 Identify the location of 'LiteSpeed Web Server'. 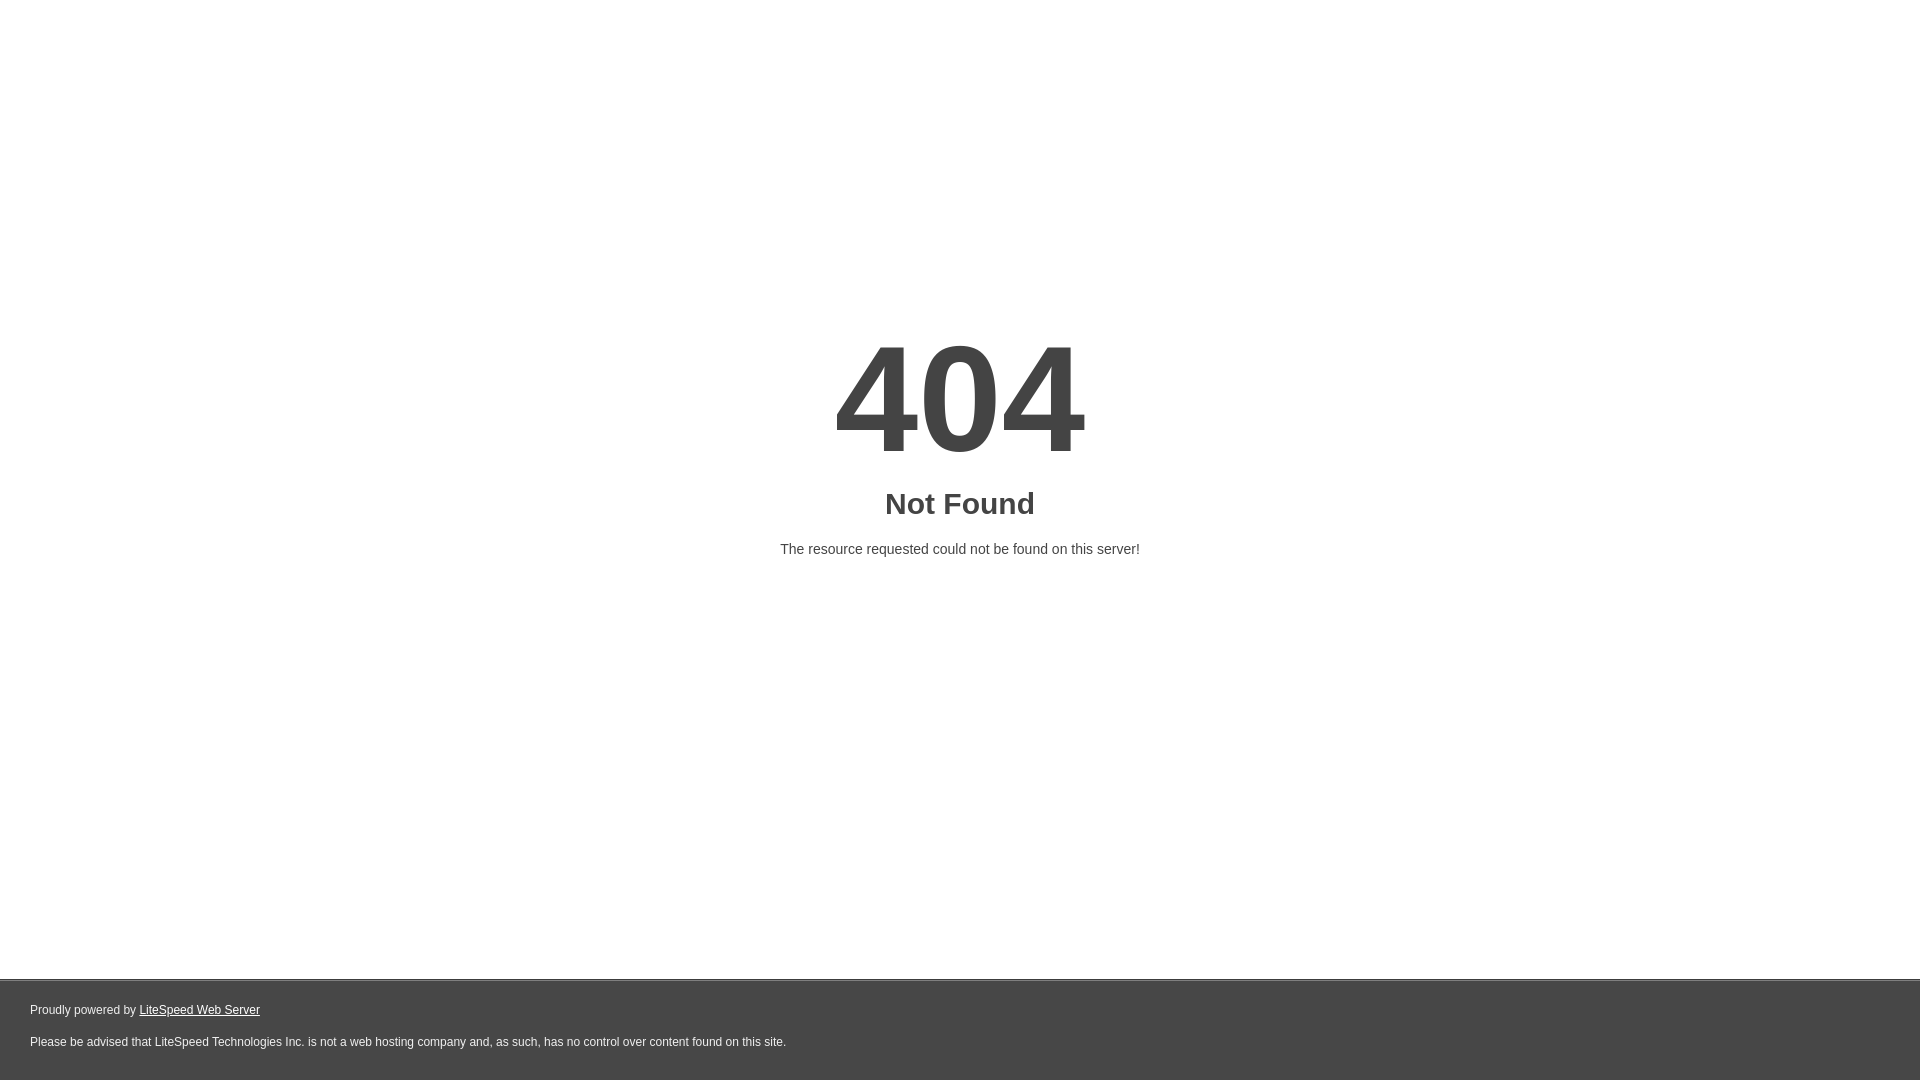
(199, 1010).